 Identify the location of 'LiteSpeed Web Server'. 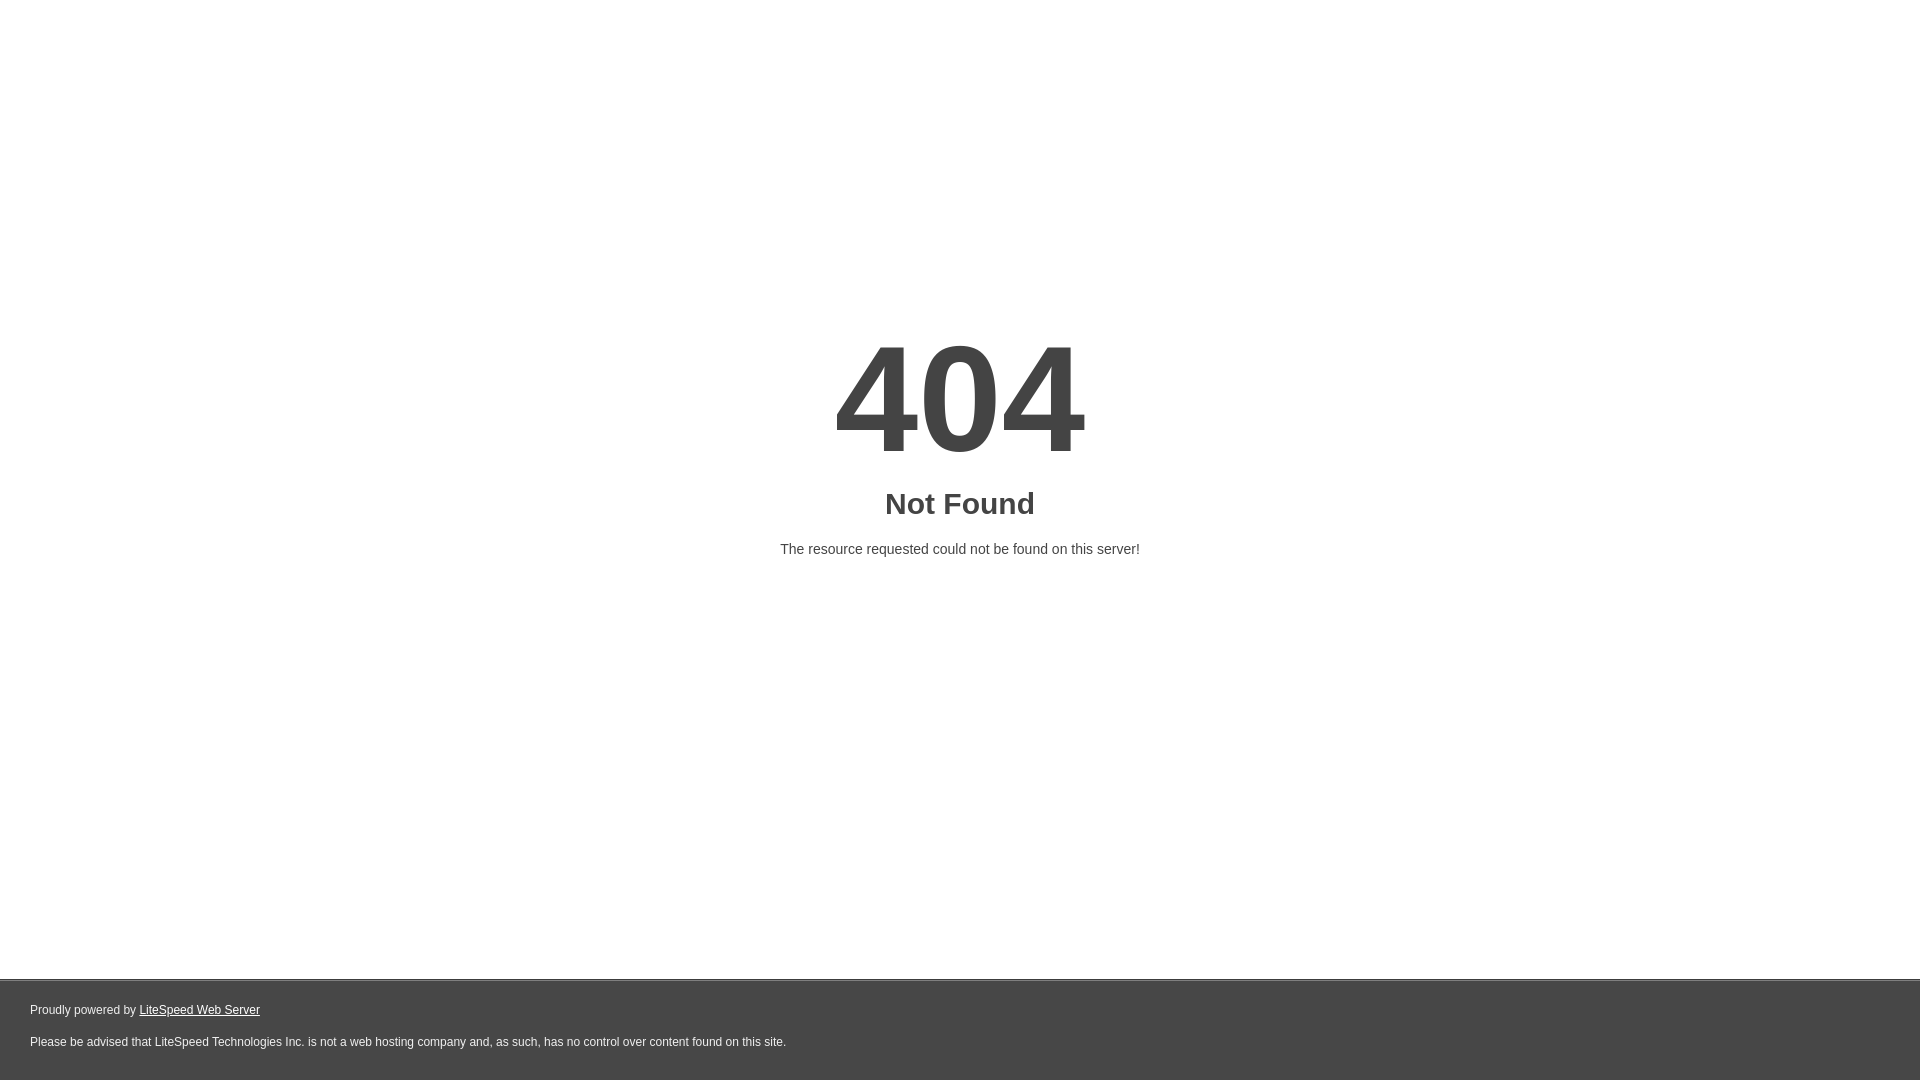
(199, 1010).